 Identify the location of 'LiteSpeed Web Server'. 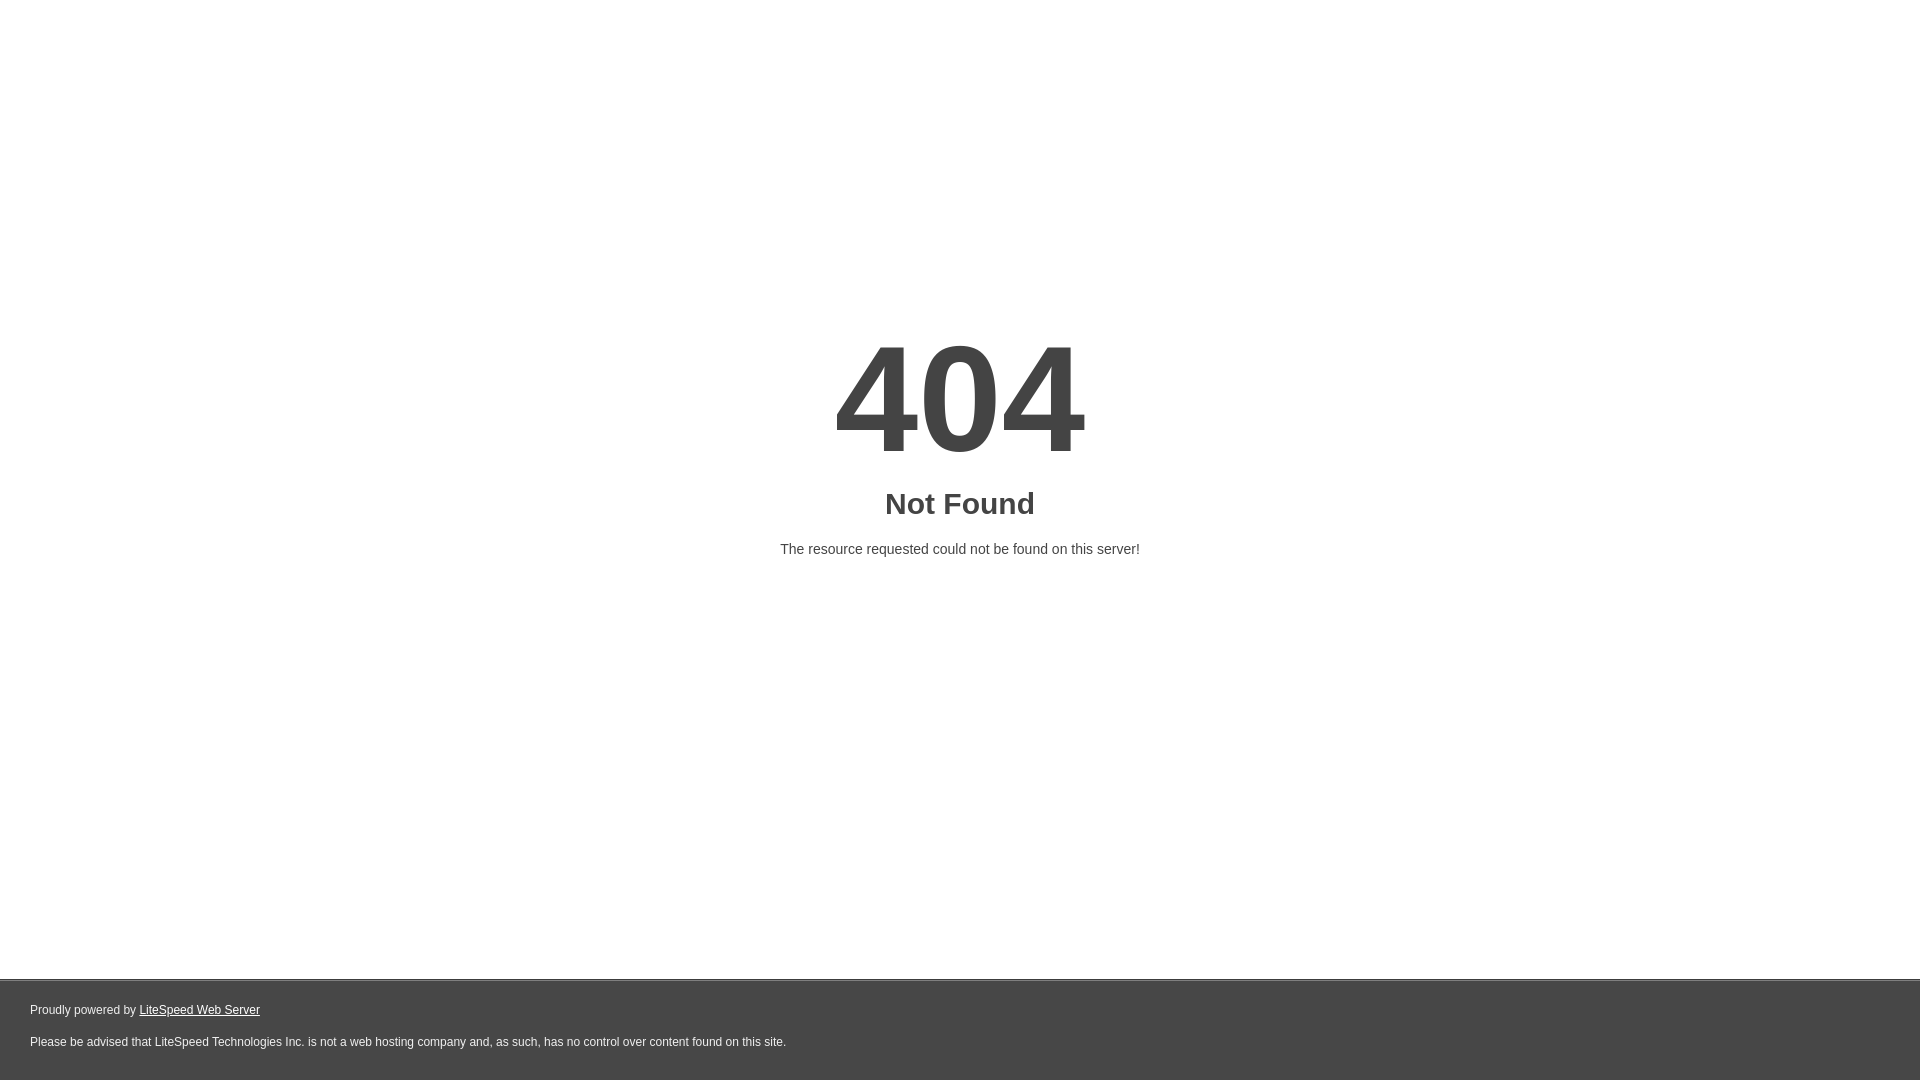
(199, 1010).